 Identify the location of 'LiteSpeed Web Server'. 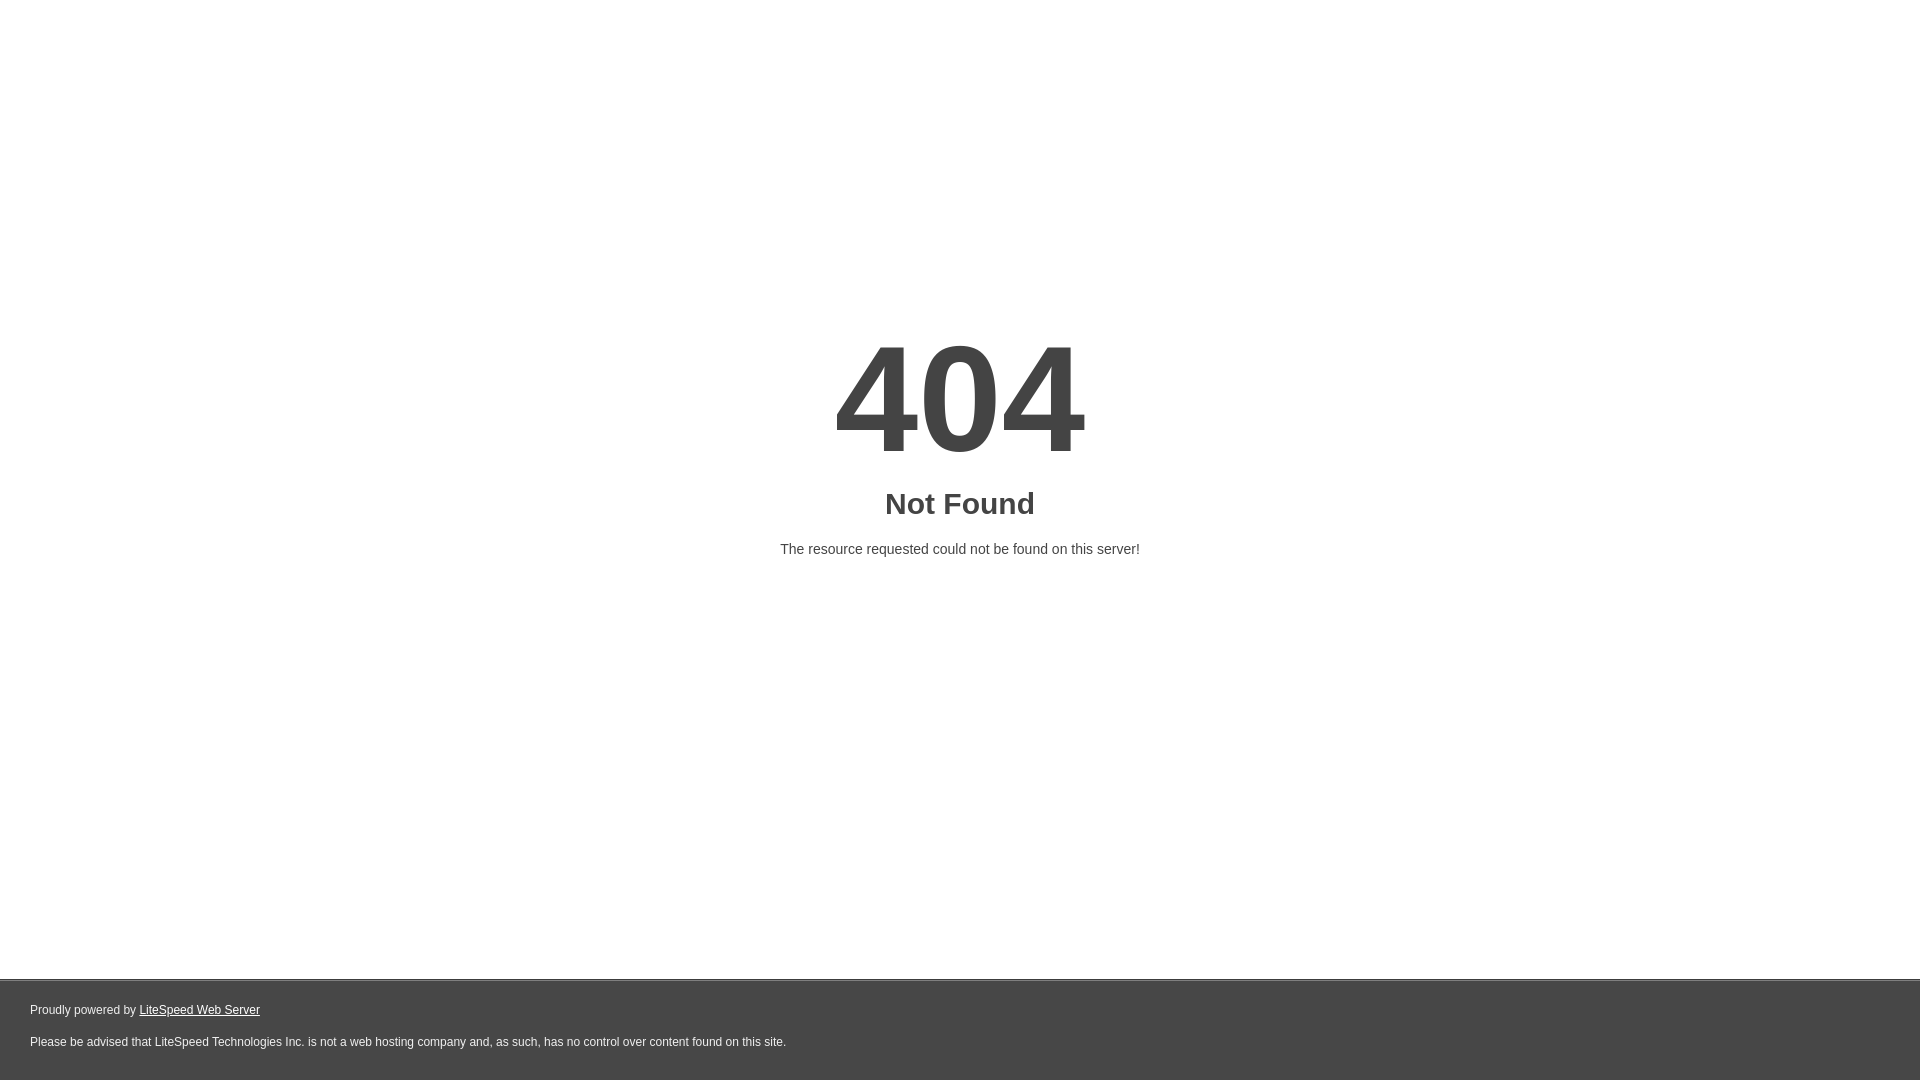
(199, 1010).